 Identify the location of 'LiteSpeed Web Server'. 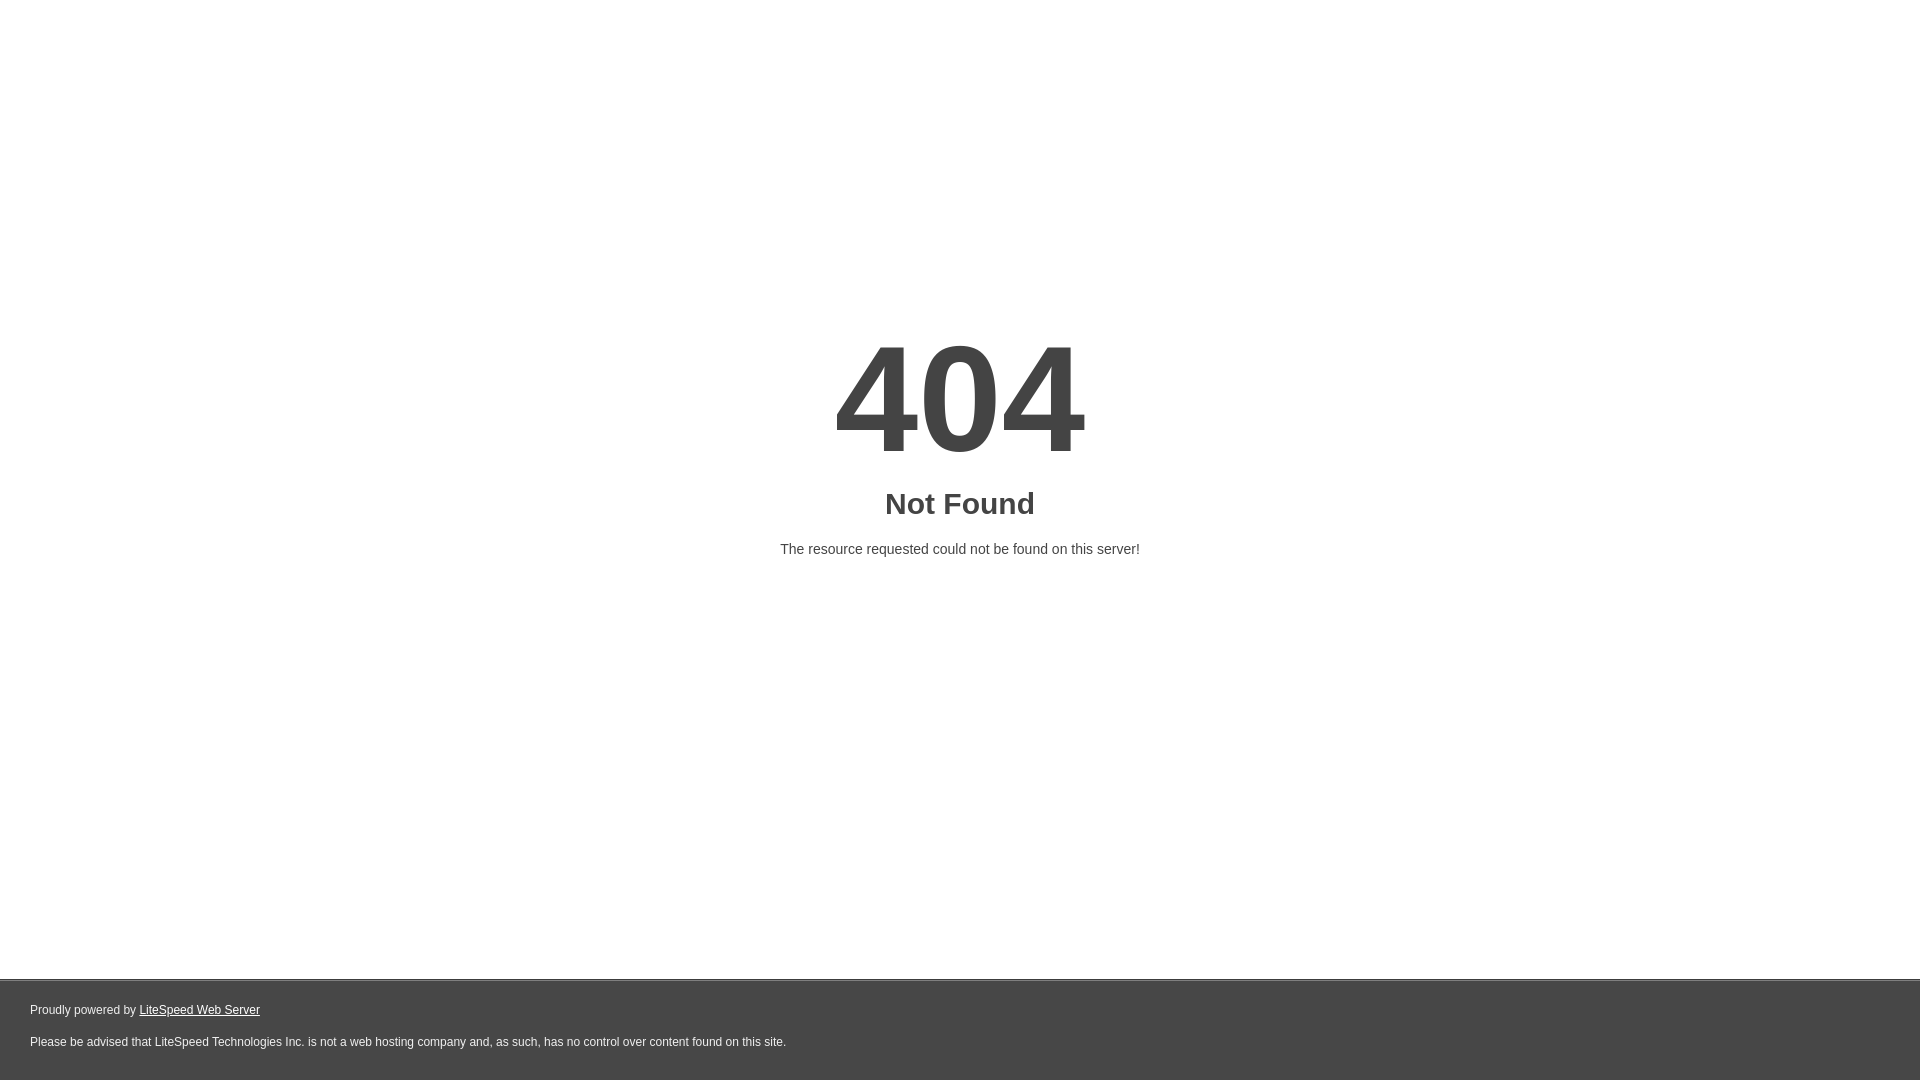
(199, 1010).